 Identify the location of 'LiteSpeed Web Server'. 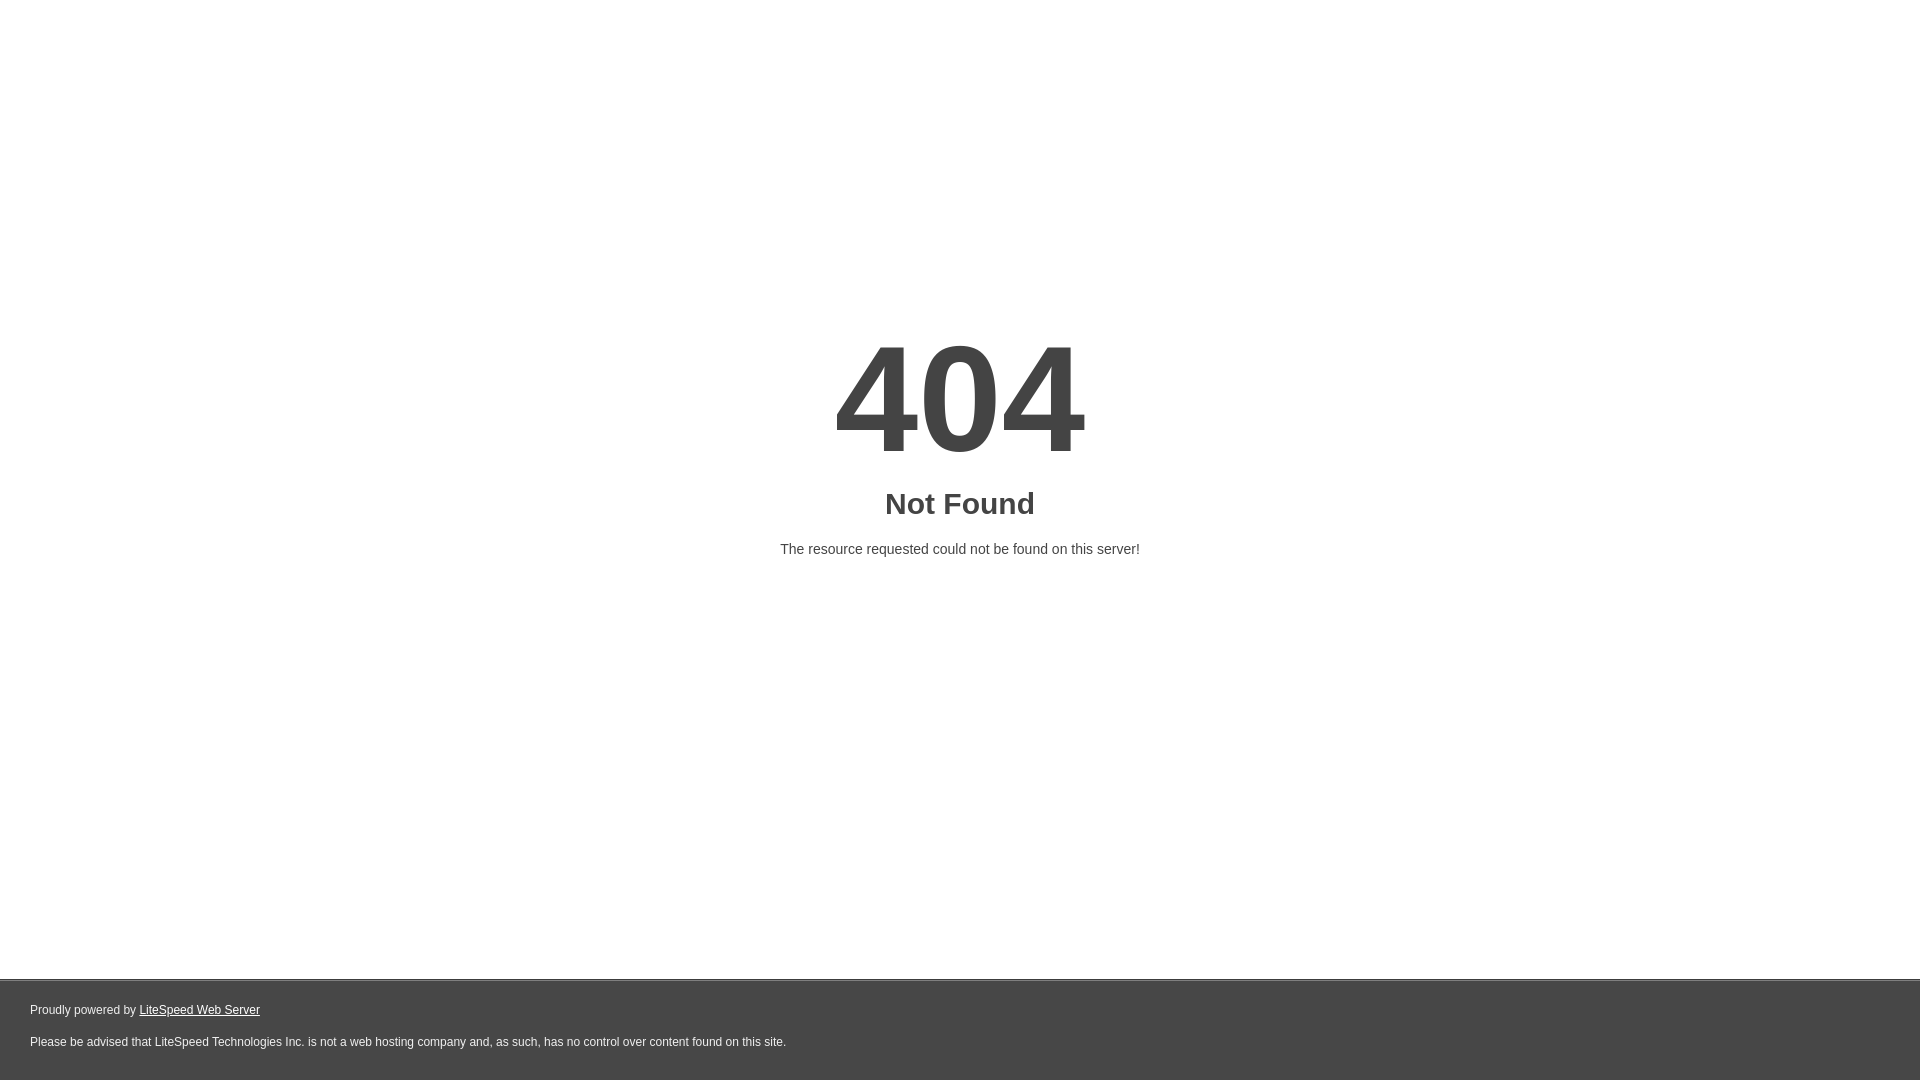
(199, 1010).